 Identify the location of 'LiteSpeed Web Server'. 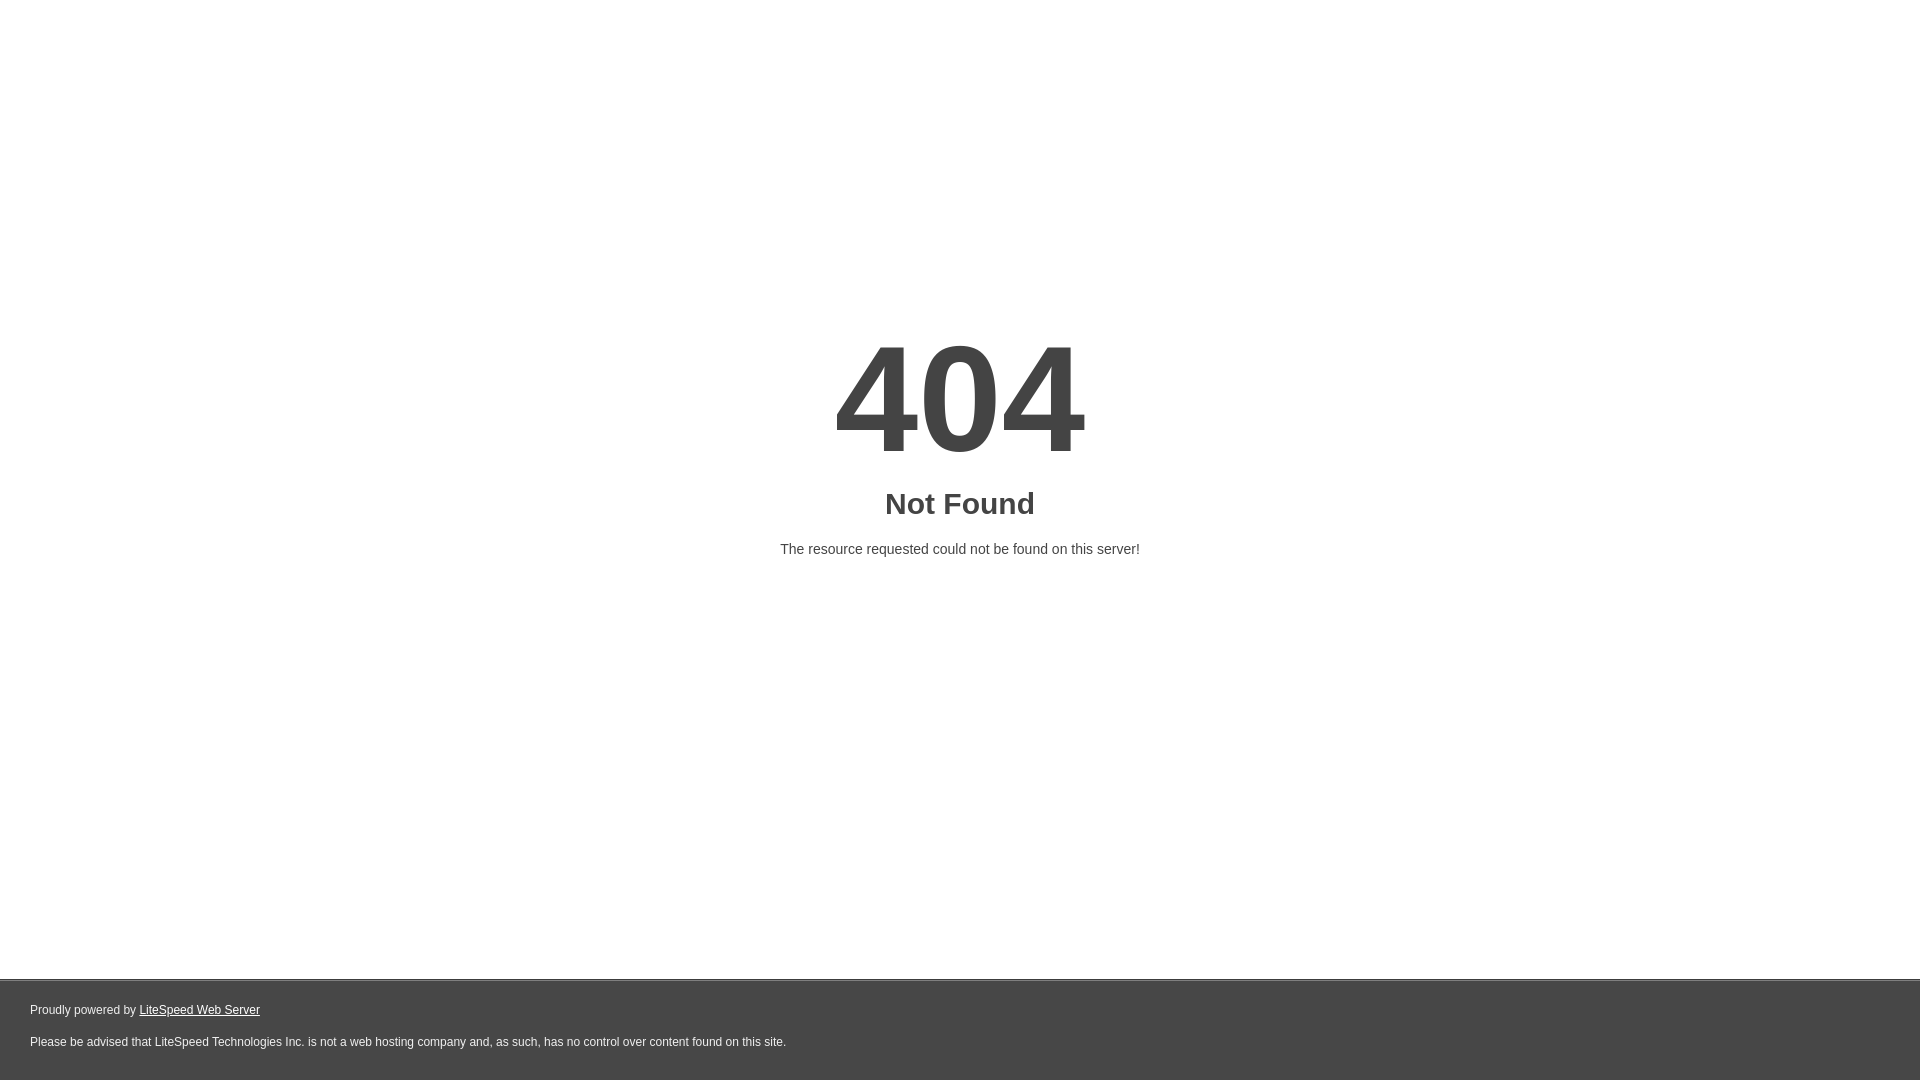
(199, 1010).